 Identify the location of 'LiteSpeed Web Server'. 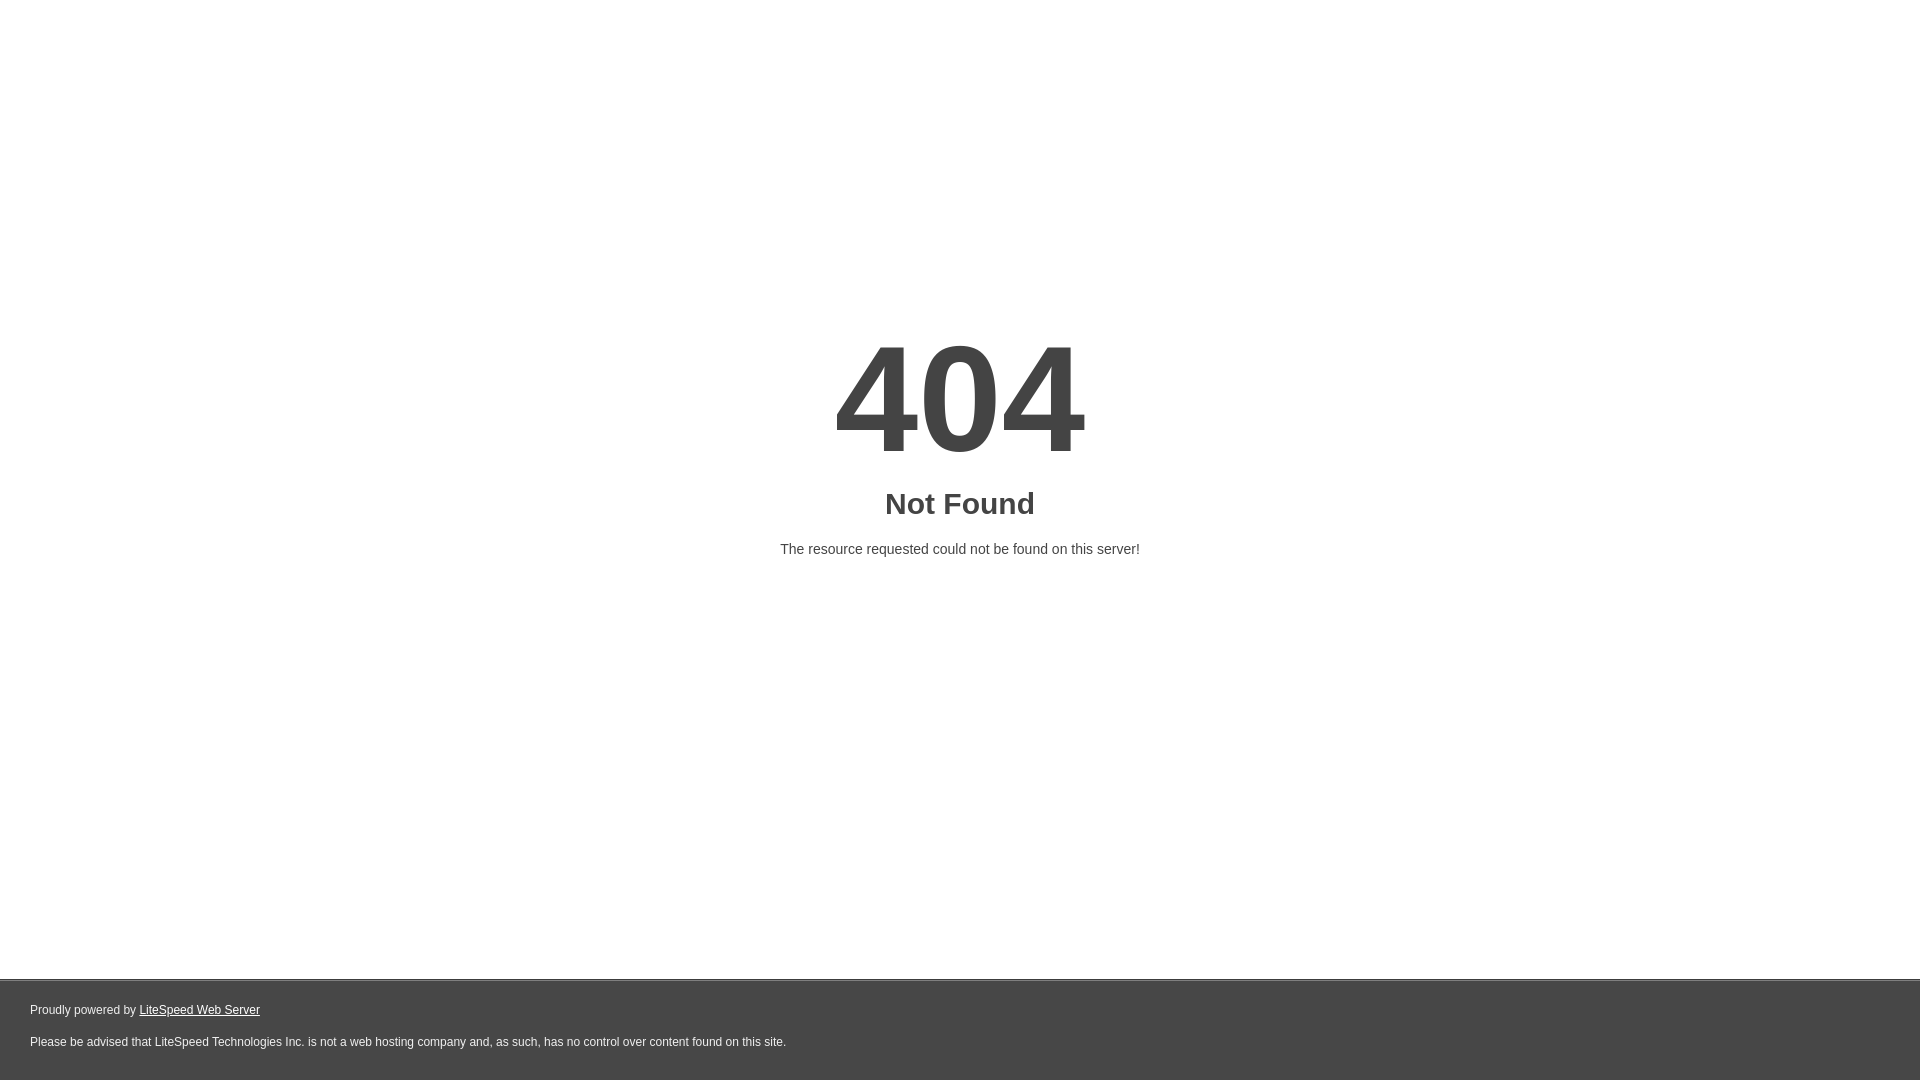
(199, 1010).